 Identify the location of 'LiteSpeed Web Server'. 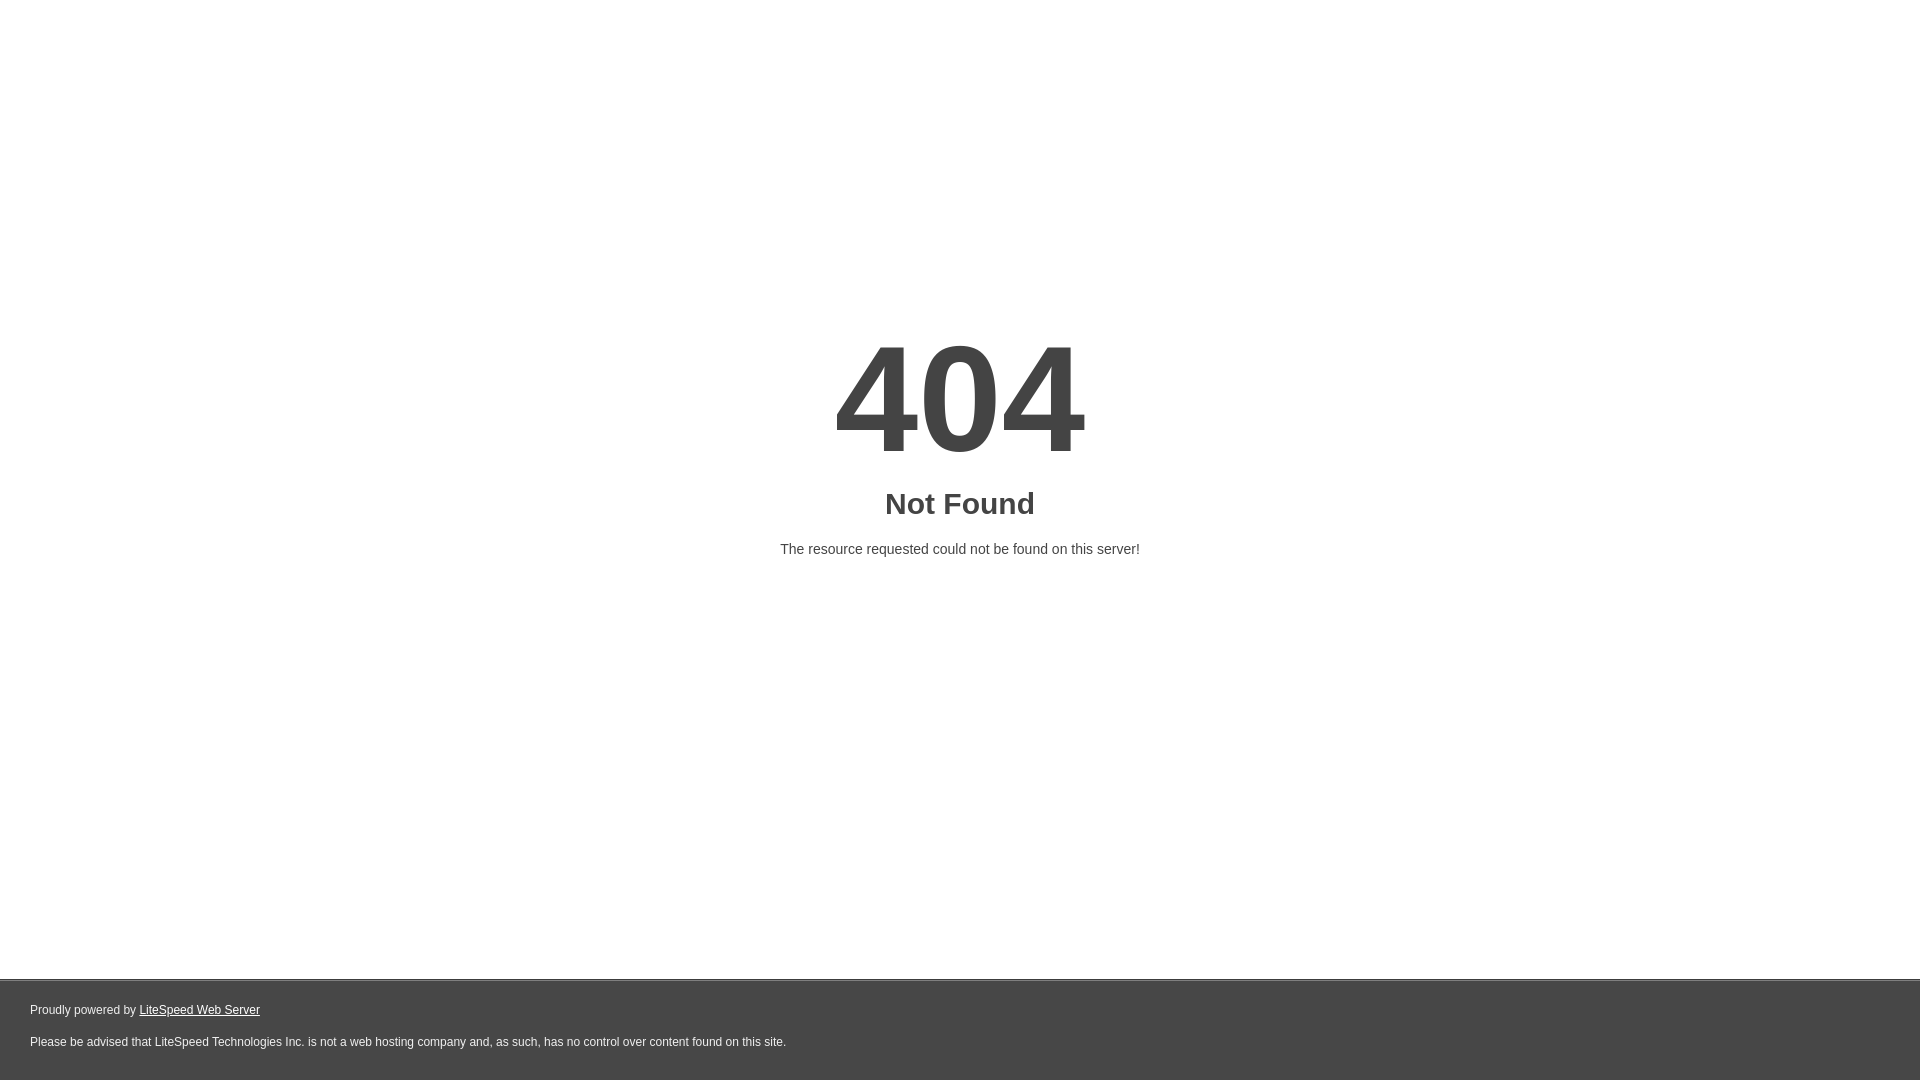
(199, 1010).